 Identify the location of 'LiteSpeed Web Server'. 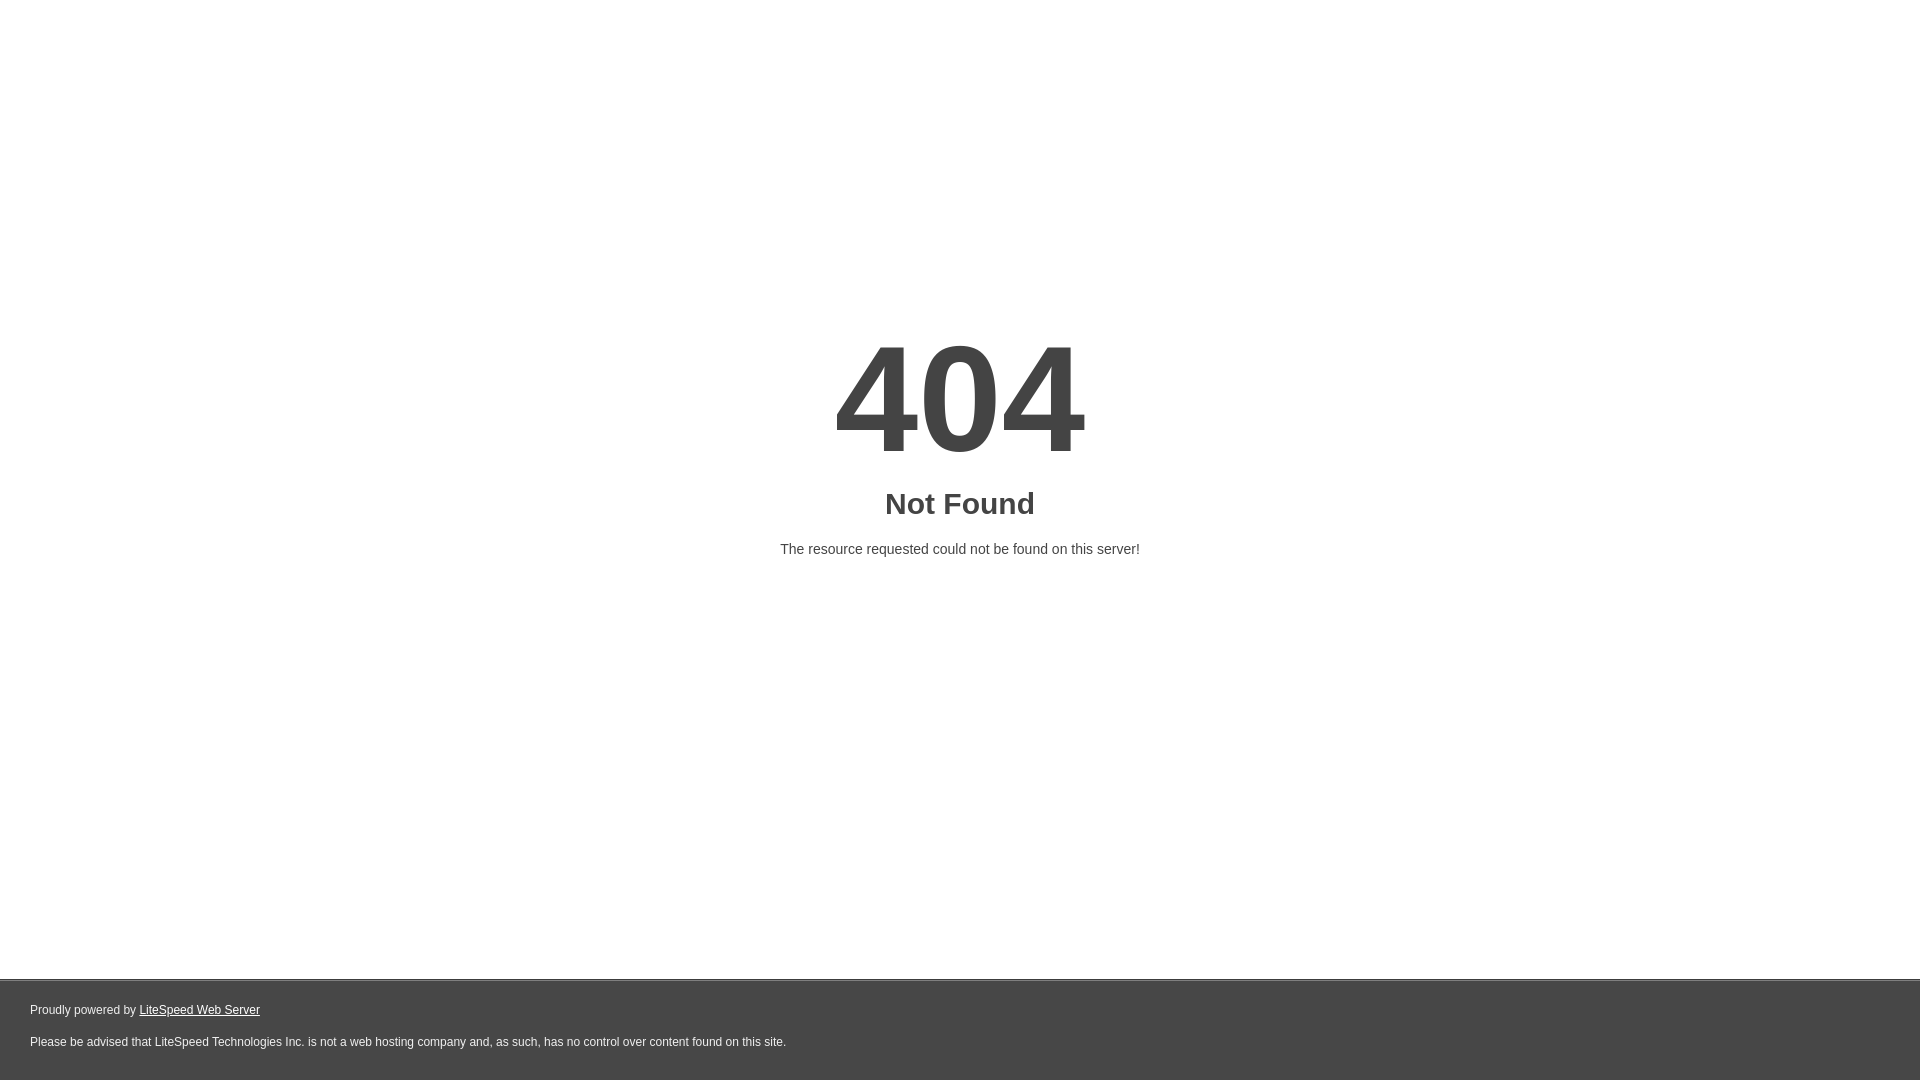
(199, 1010).